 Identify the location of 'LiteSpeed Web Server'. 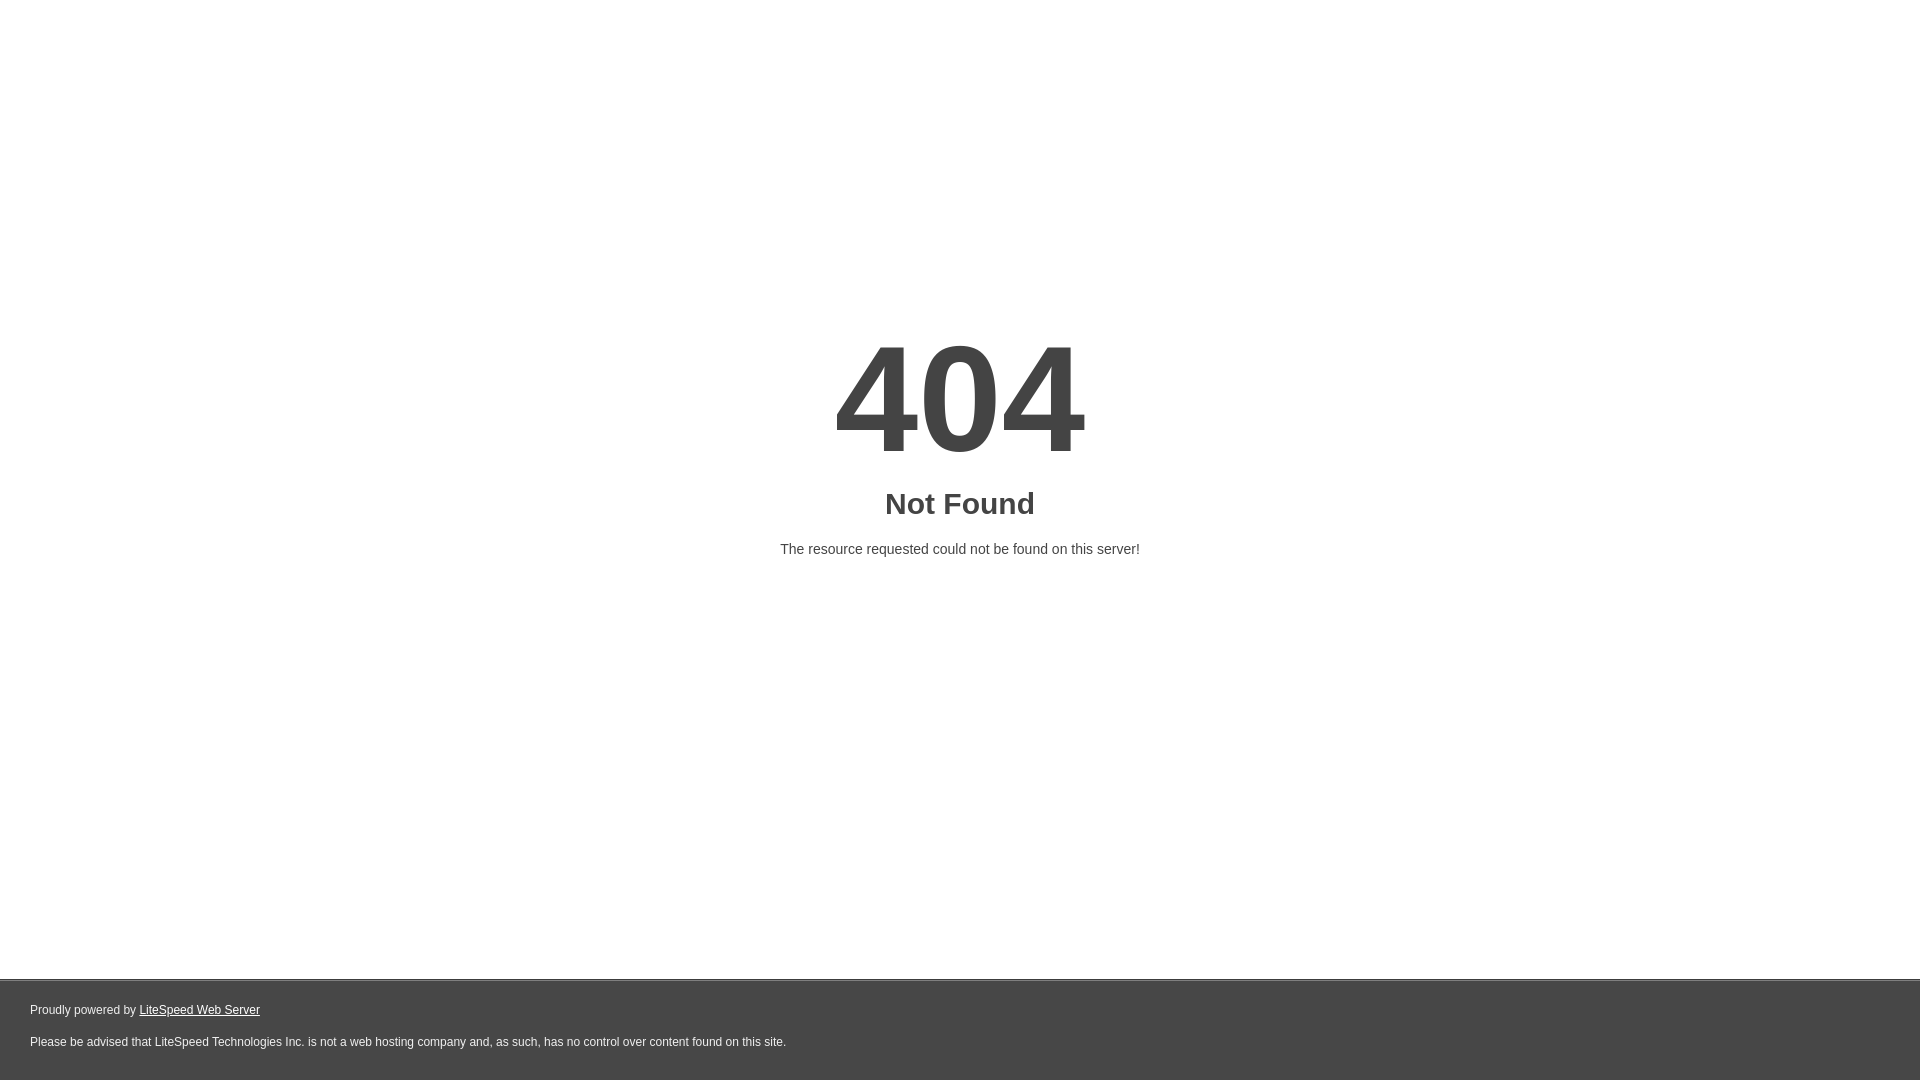
(199, 1010).